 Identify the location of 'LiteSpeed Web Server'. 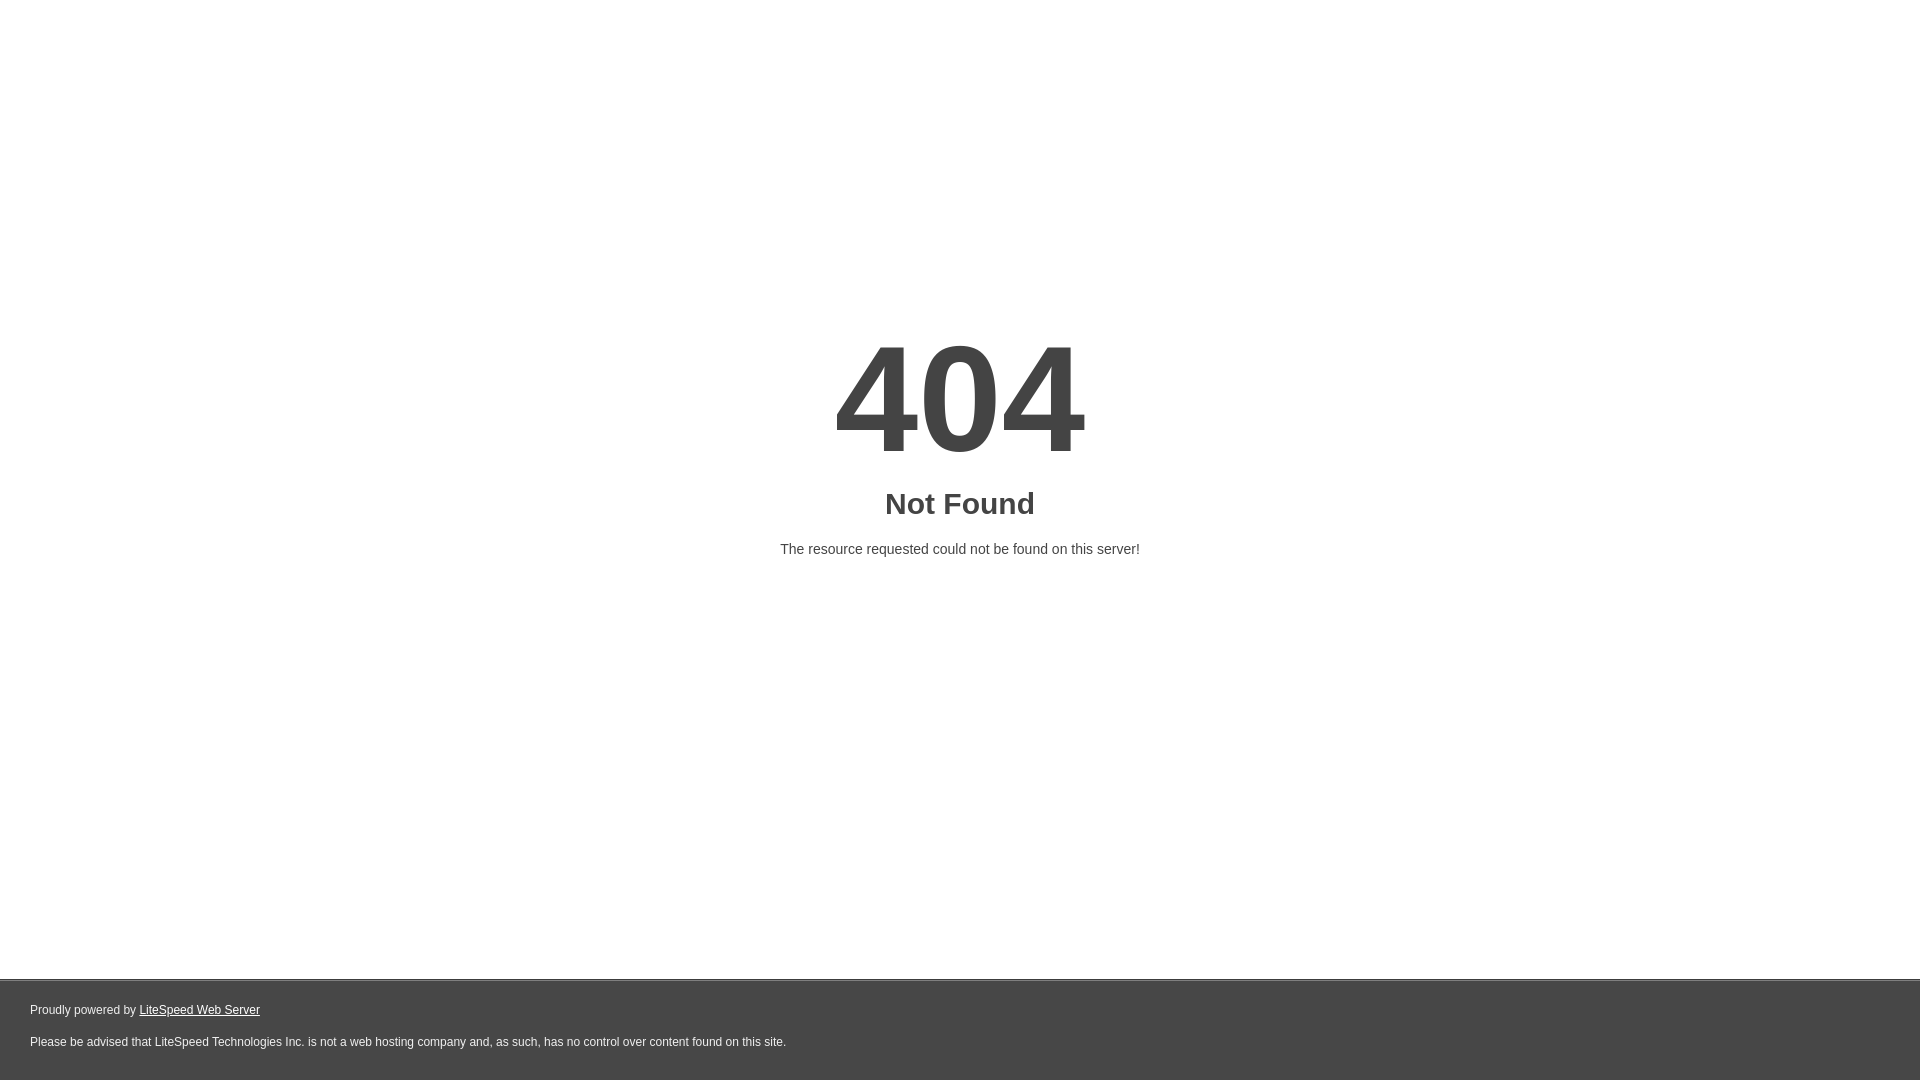
(199, 1010).